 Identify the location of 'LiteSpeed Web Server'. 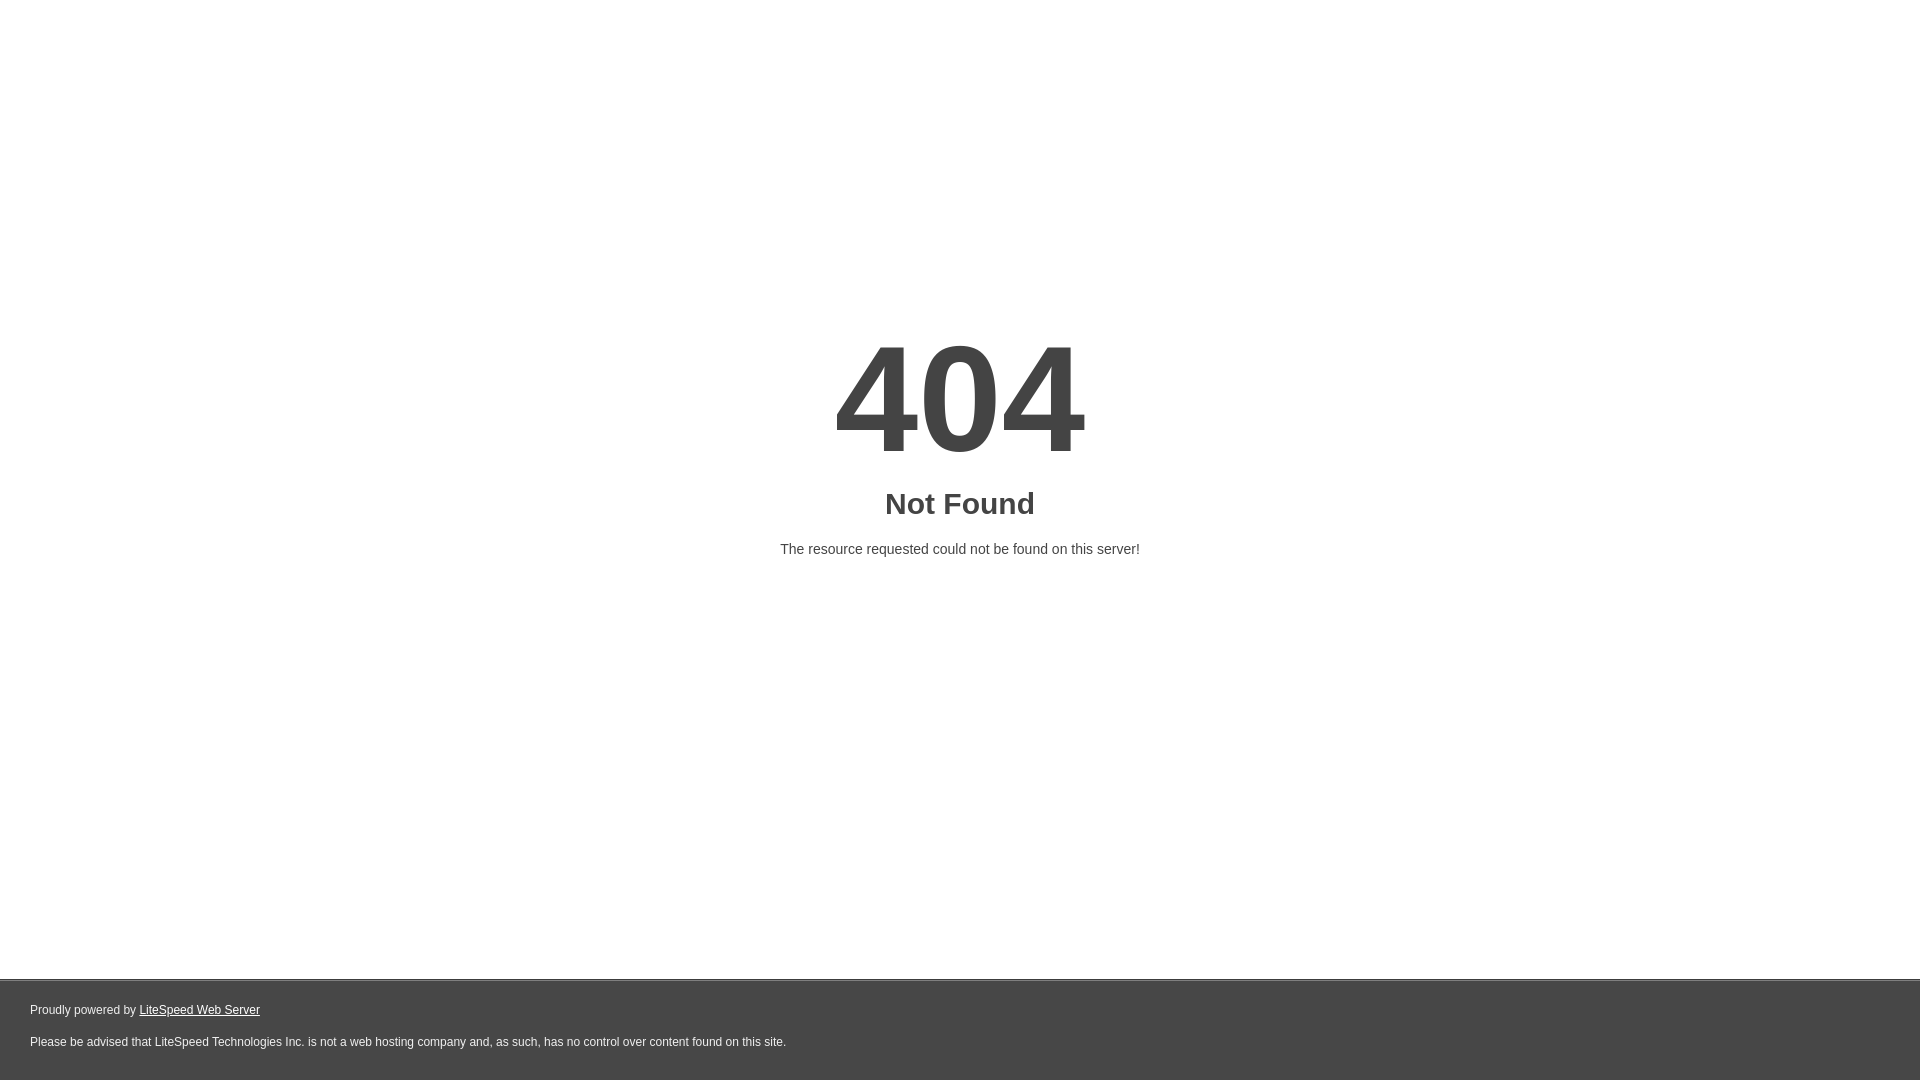
(199, 1010).